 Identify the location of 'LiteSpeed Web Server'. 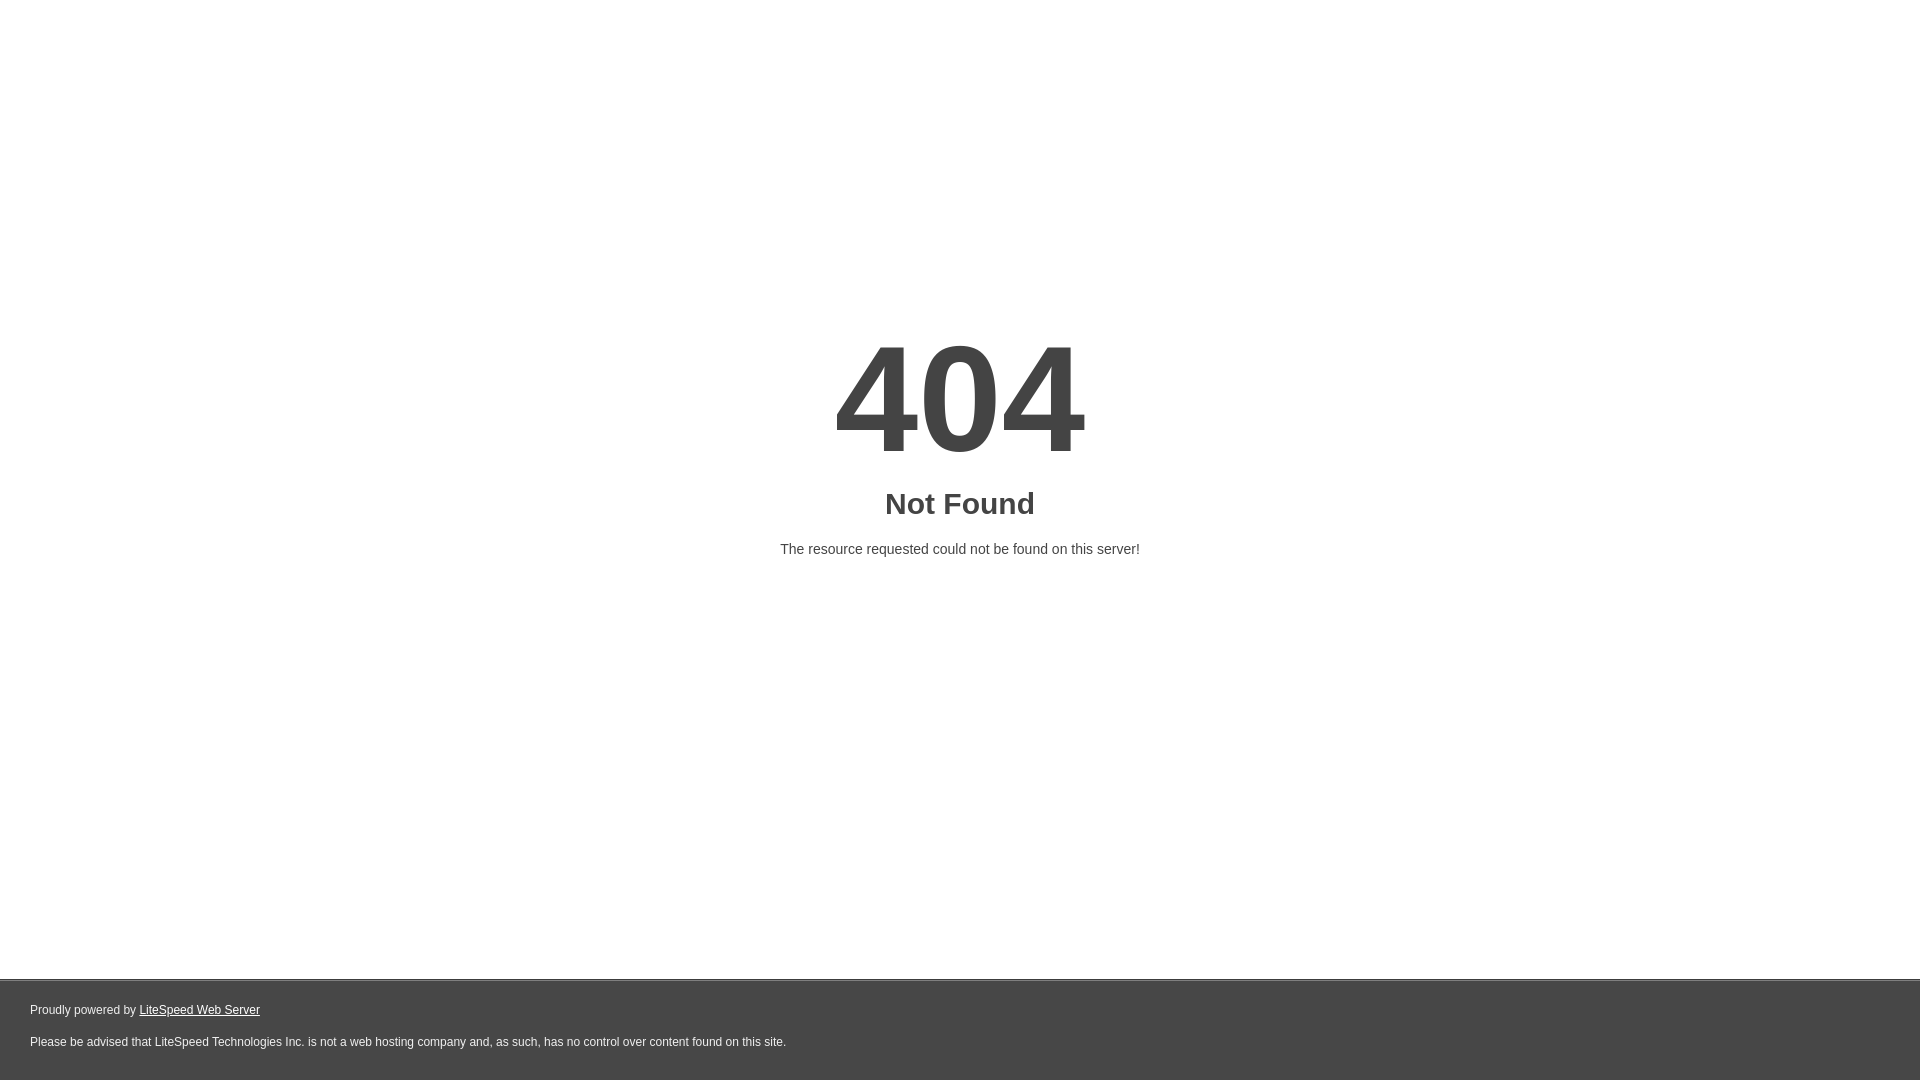
(199, 1010).